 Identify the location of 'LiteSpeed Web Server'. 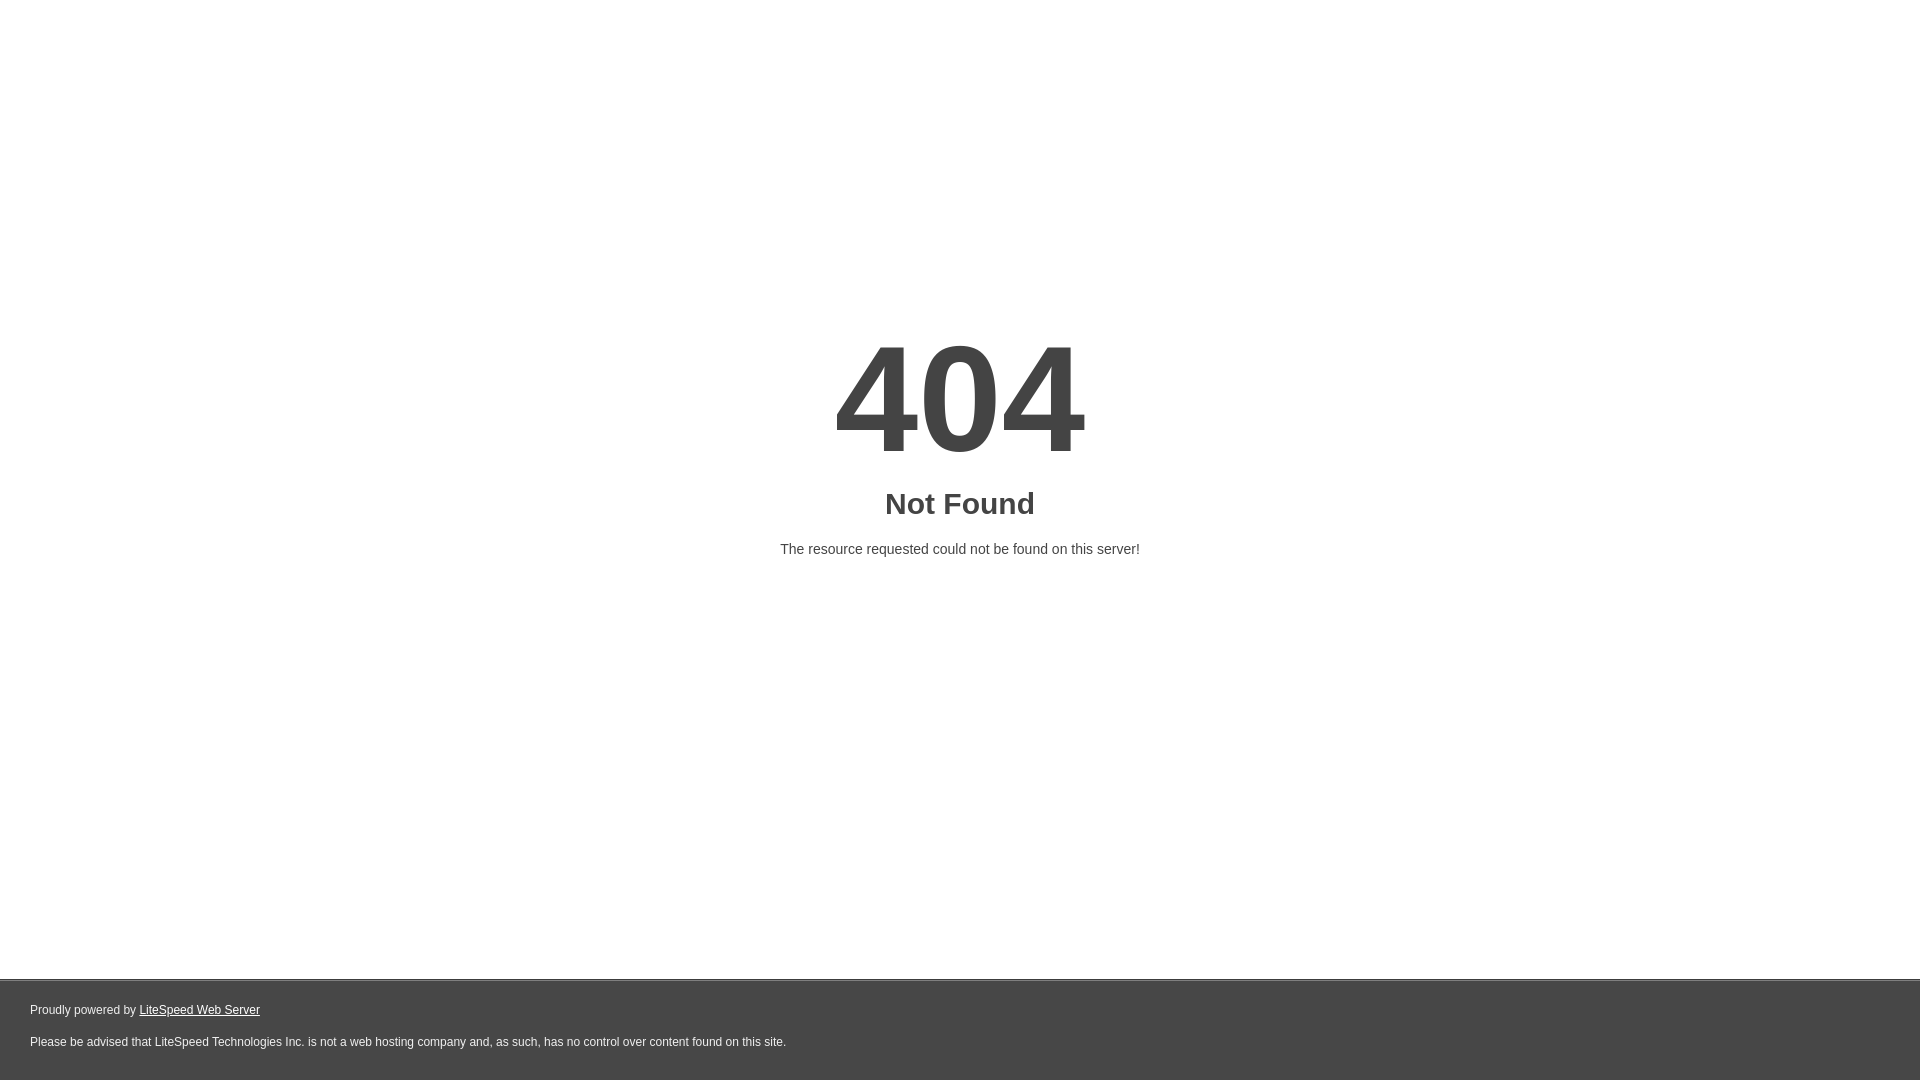
(199, 1010).